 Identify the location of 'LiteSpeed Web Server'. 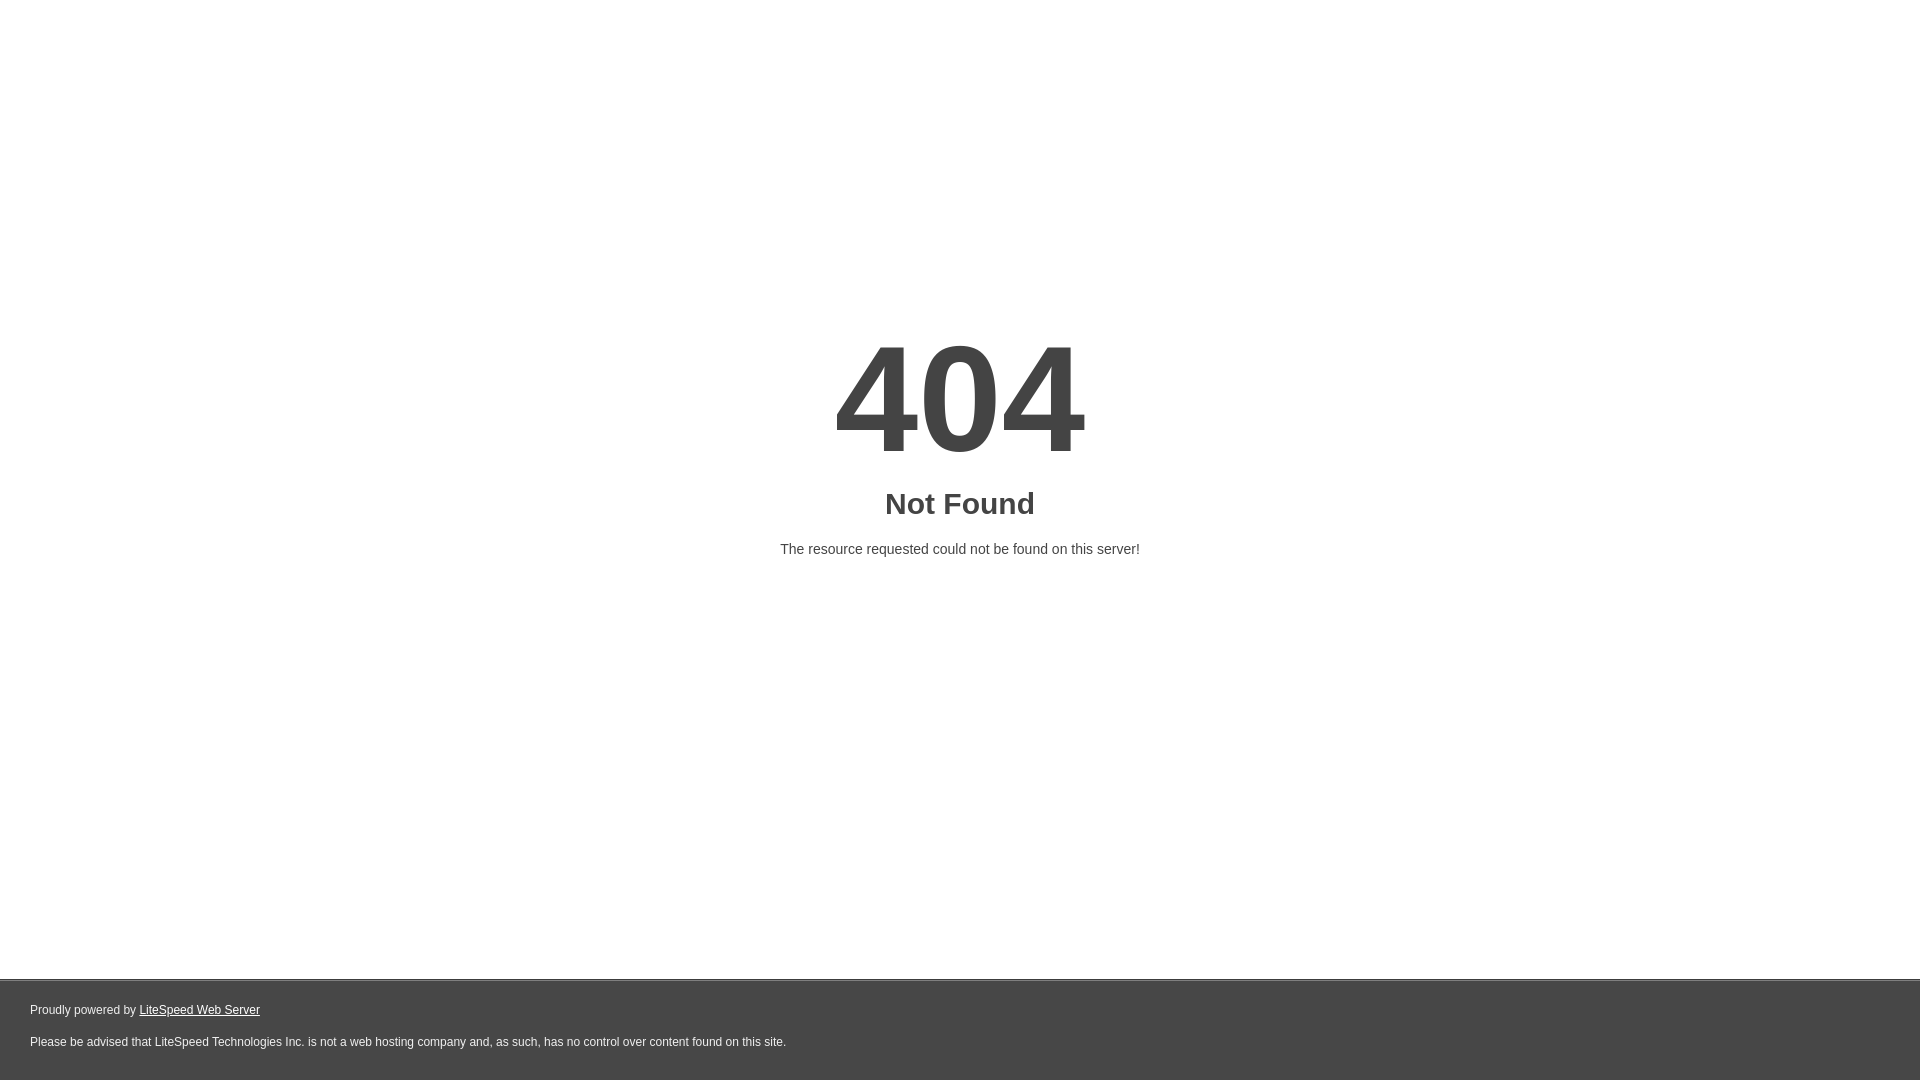
(199, 1010).